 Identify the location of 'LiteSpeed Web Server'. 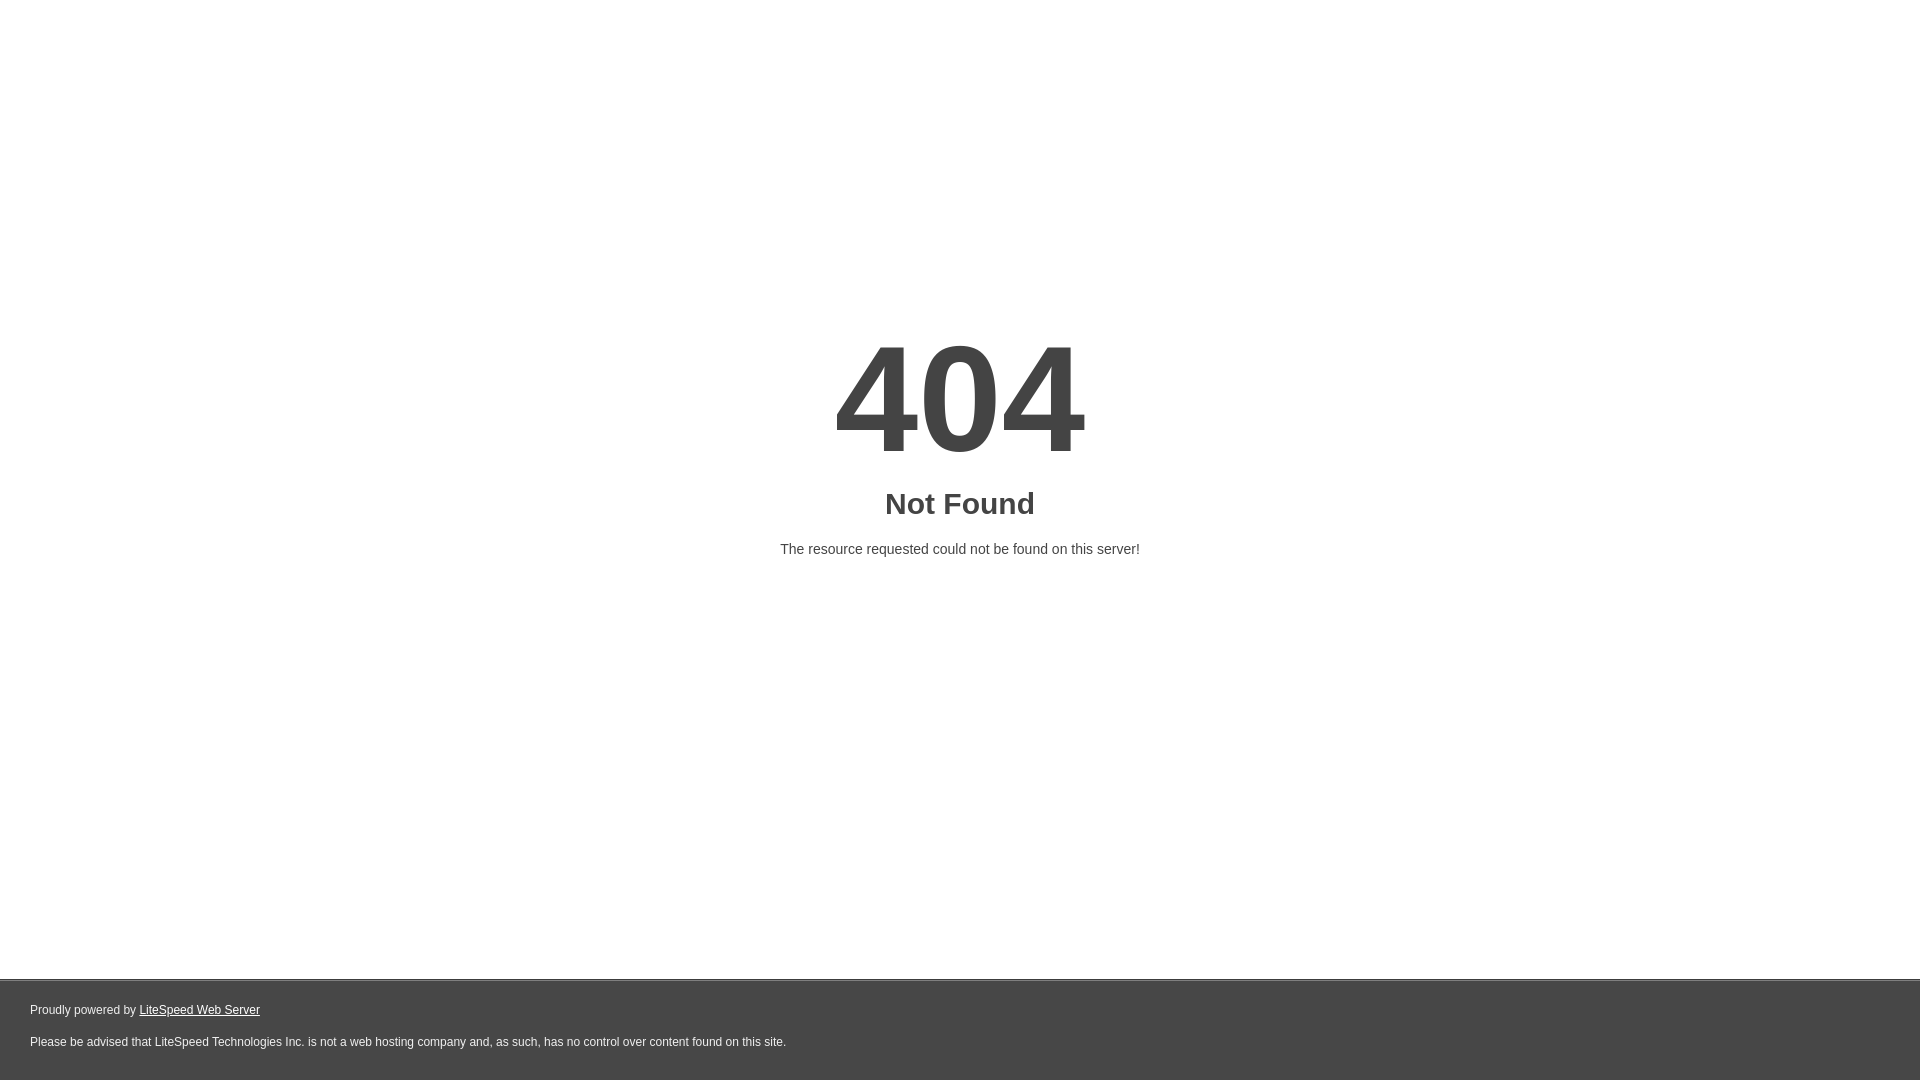
(199, 1010).